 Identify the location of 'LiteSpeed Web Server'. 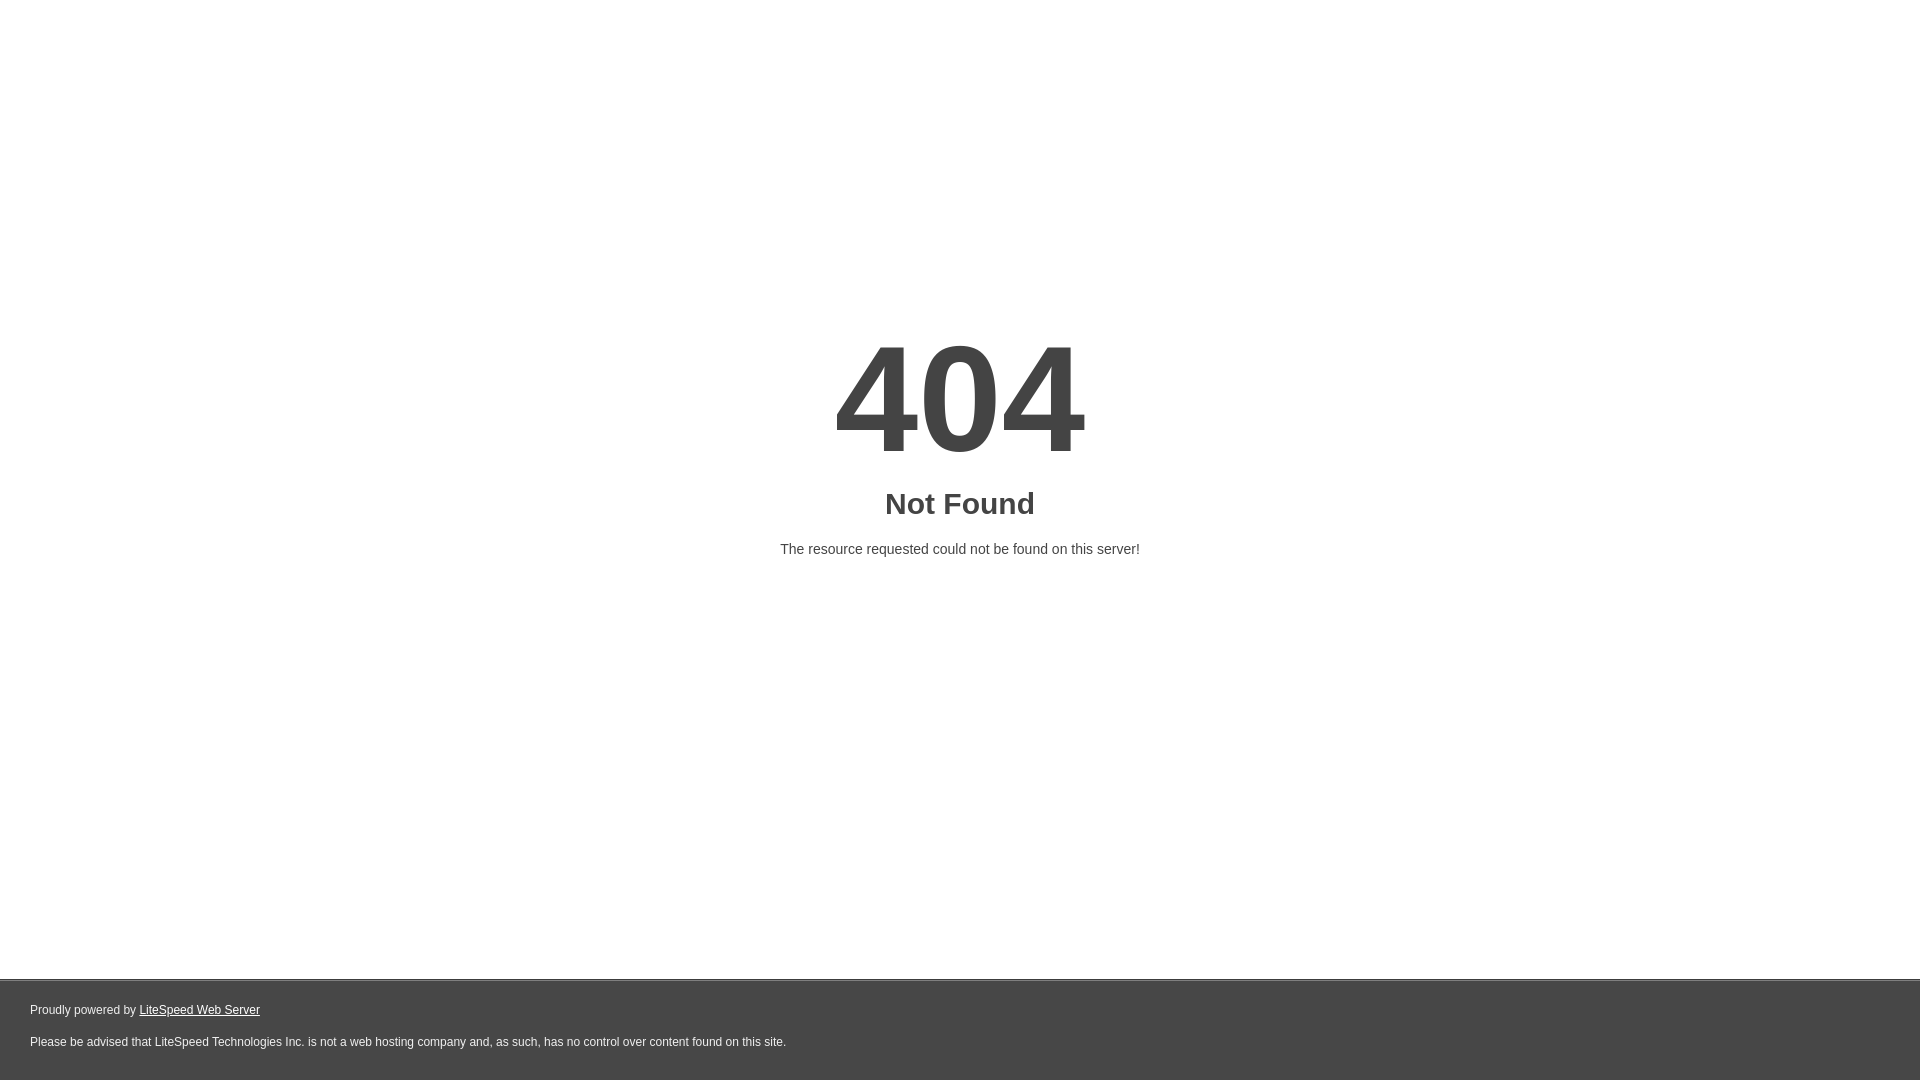
(199, 1010).